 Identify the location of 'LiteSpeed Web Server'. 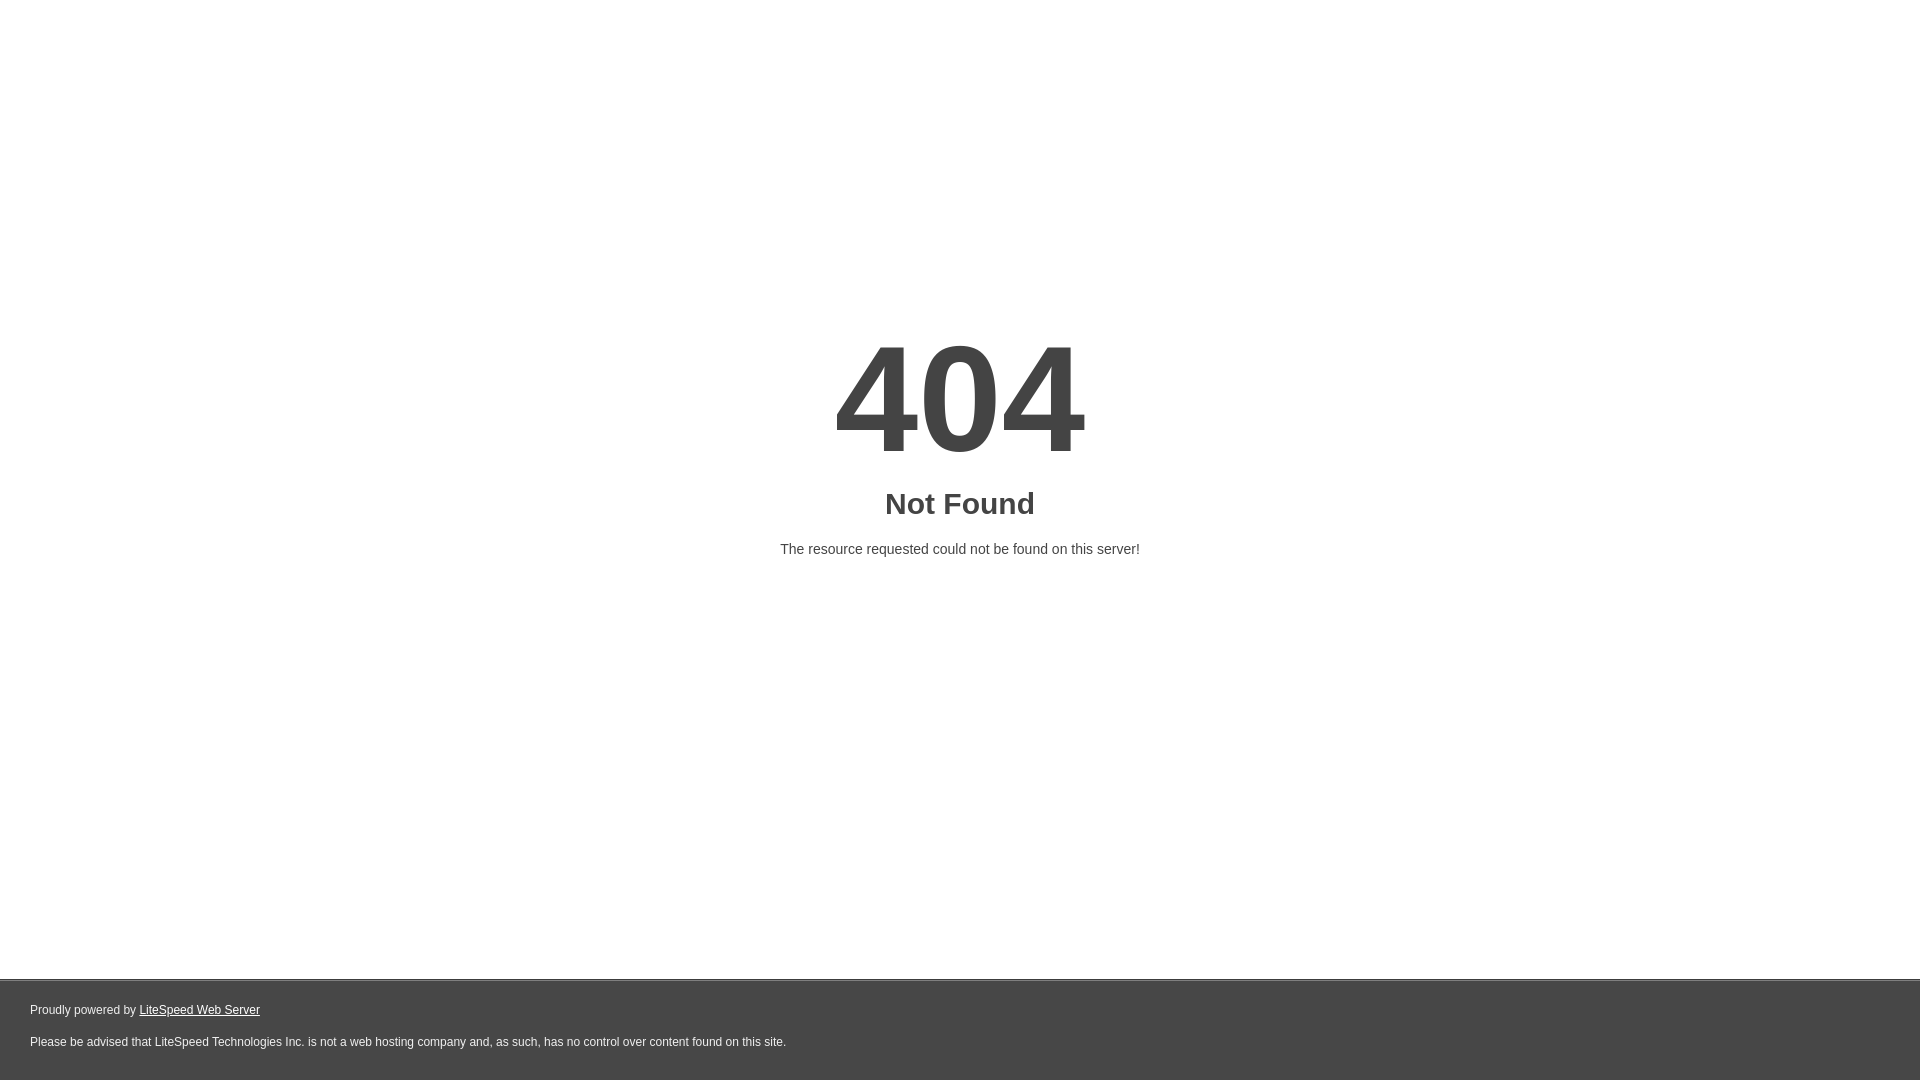
(199, 1010).